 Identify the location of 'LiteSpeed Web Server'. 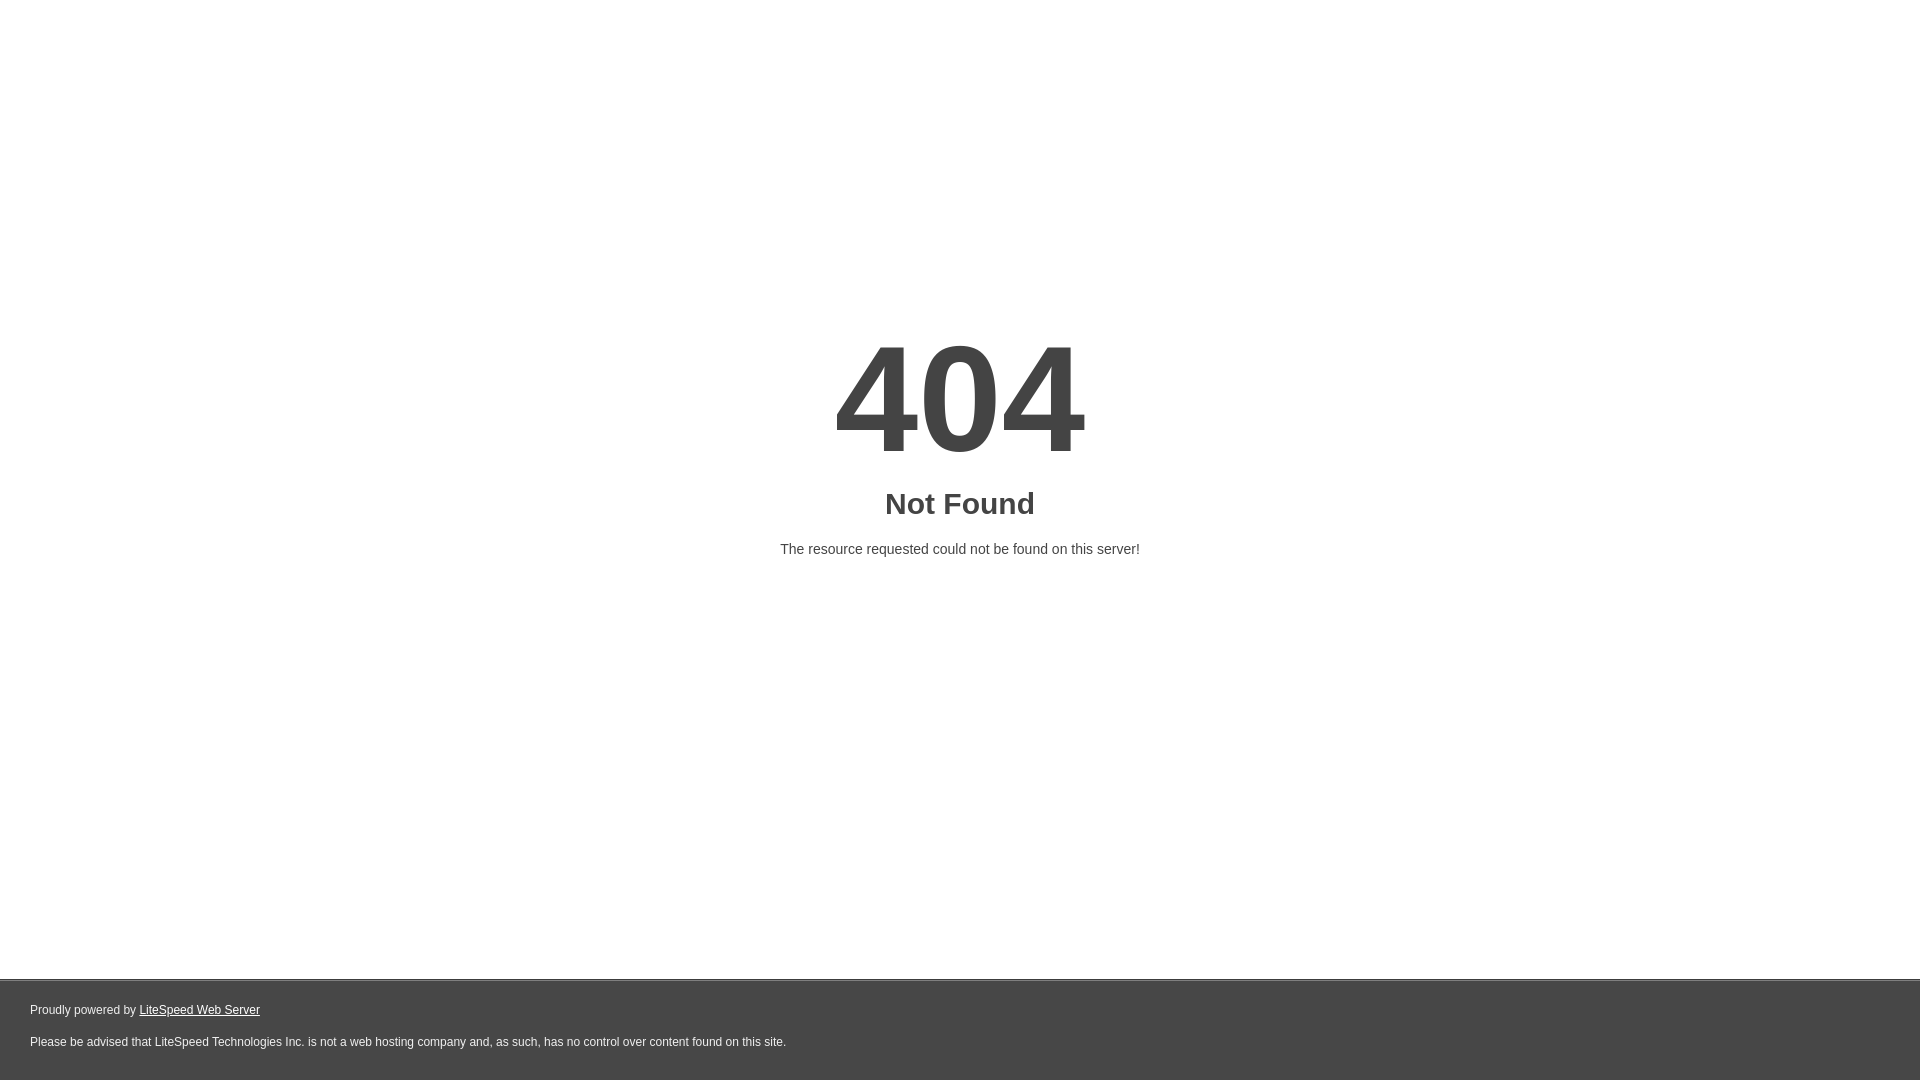
(199, 1010).